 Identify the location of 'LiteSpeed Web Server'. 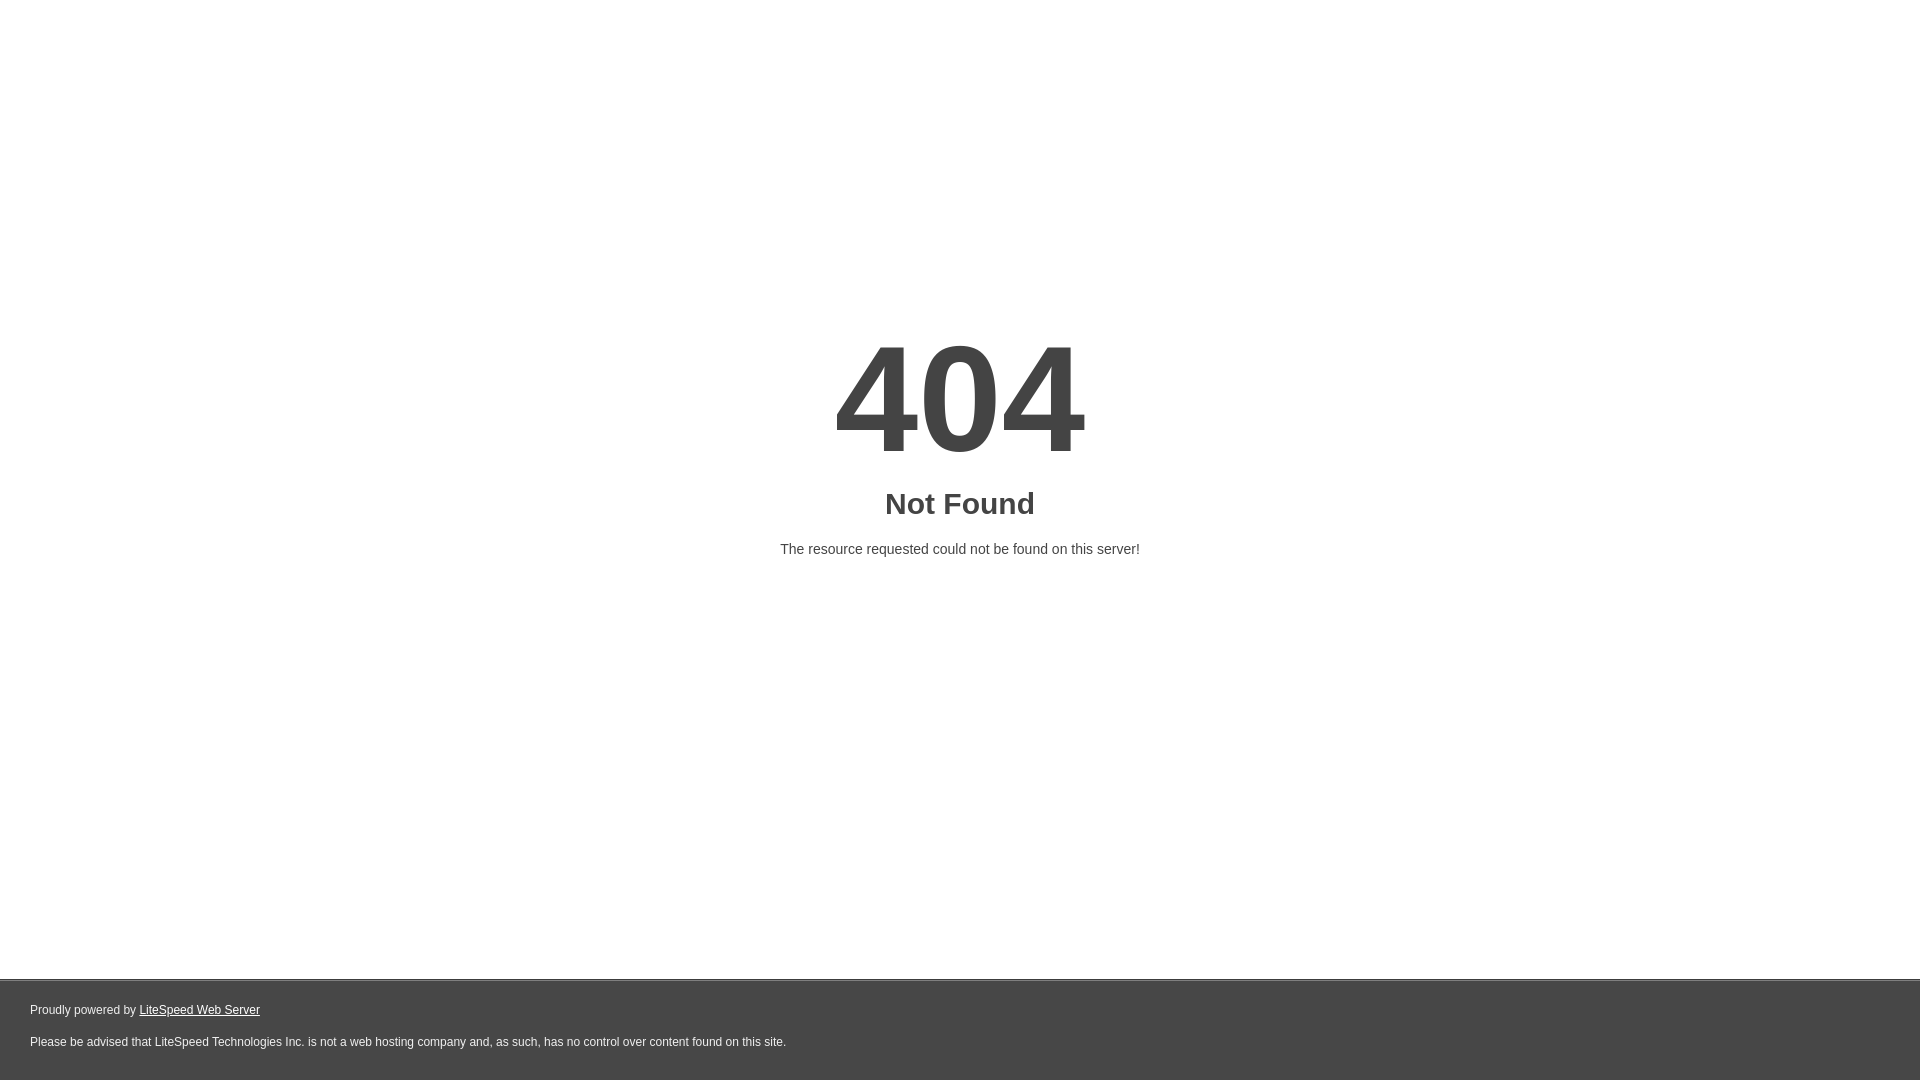
(199, 1010).